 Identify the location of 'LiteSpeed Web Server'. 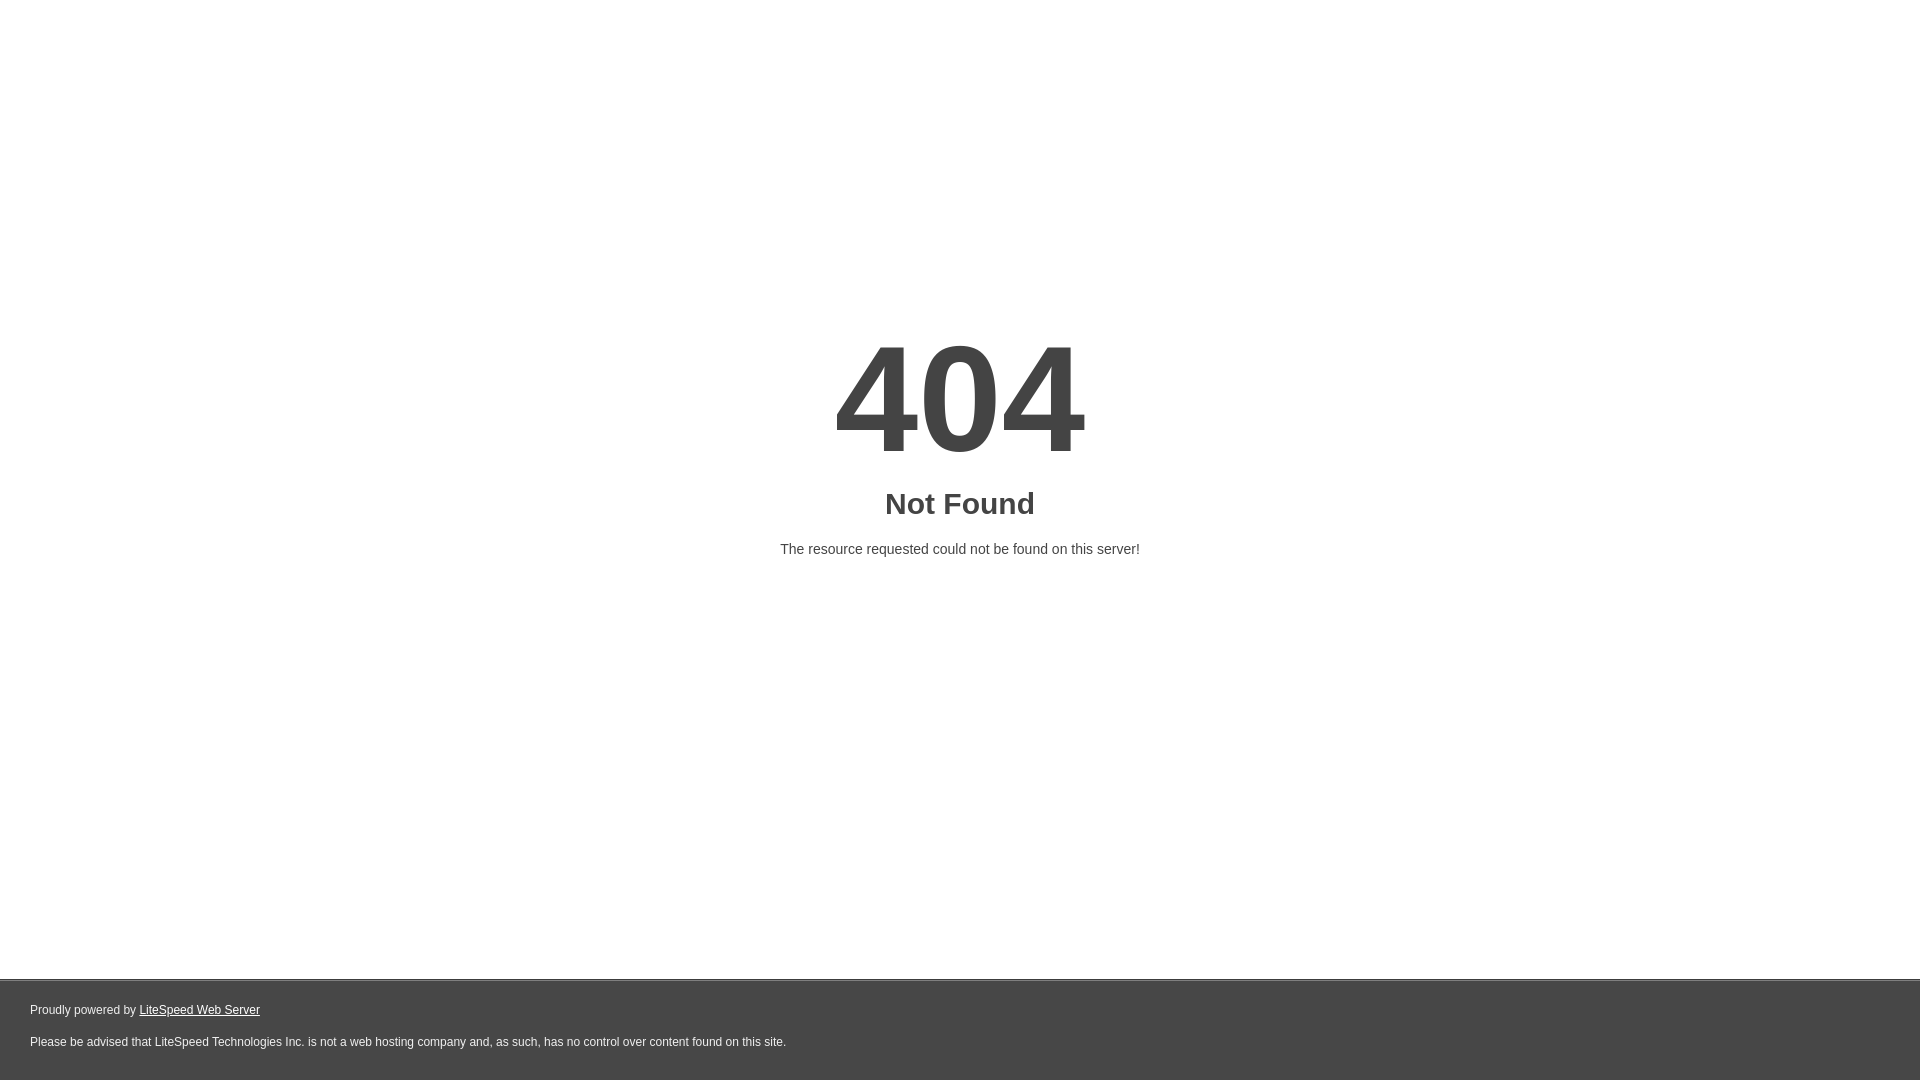
(199, 1010).